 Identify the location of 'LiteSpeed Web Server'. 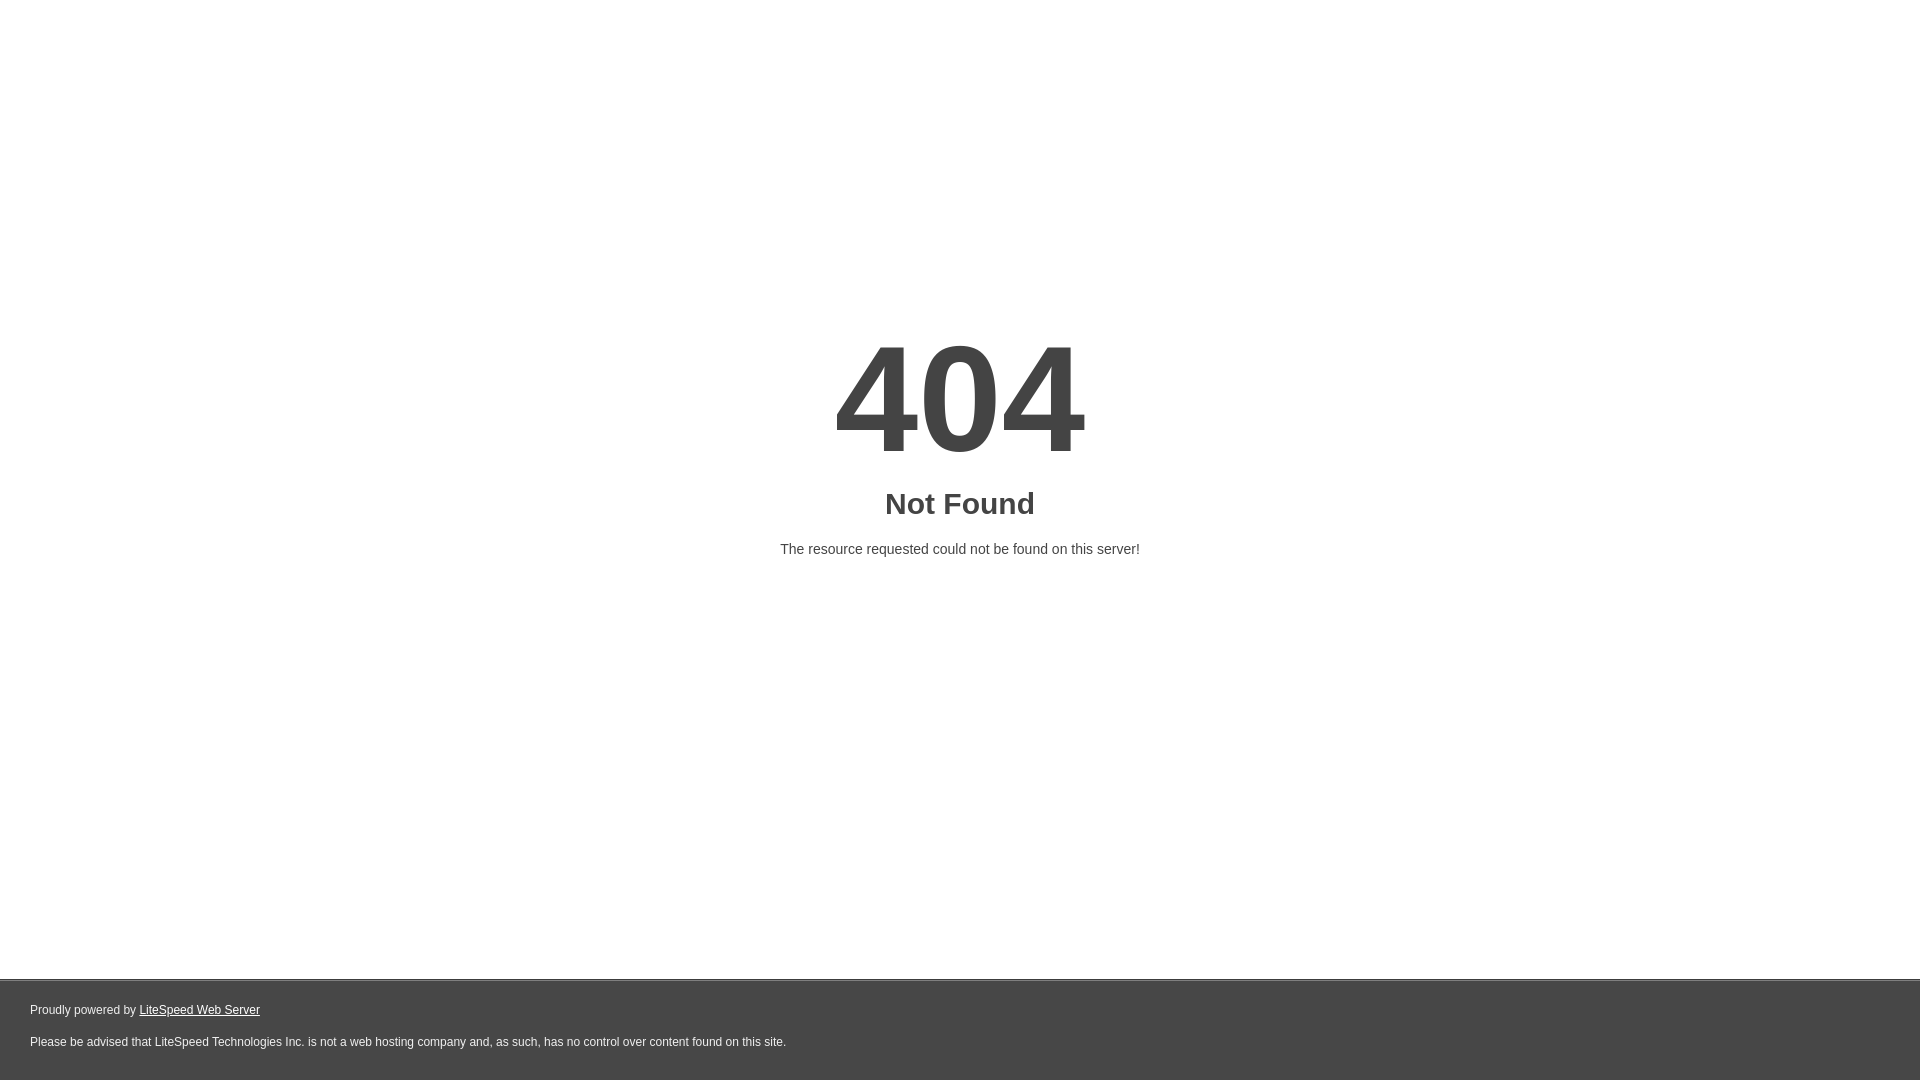
(199, 1010).